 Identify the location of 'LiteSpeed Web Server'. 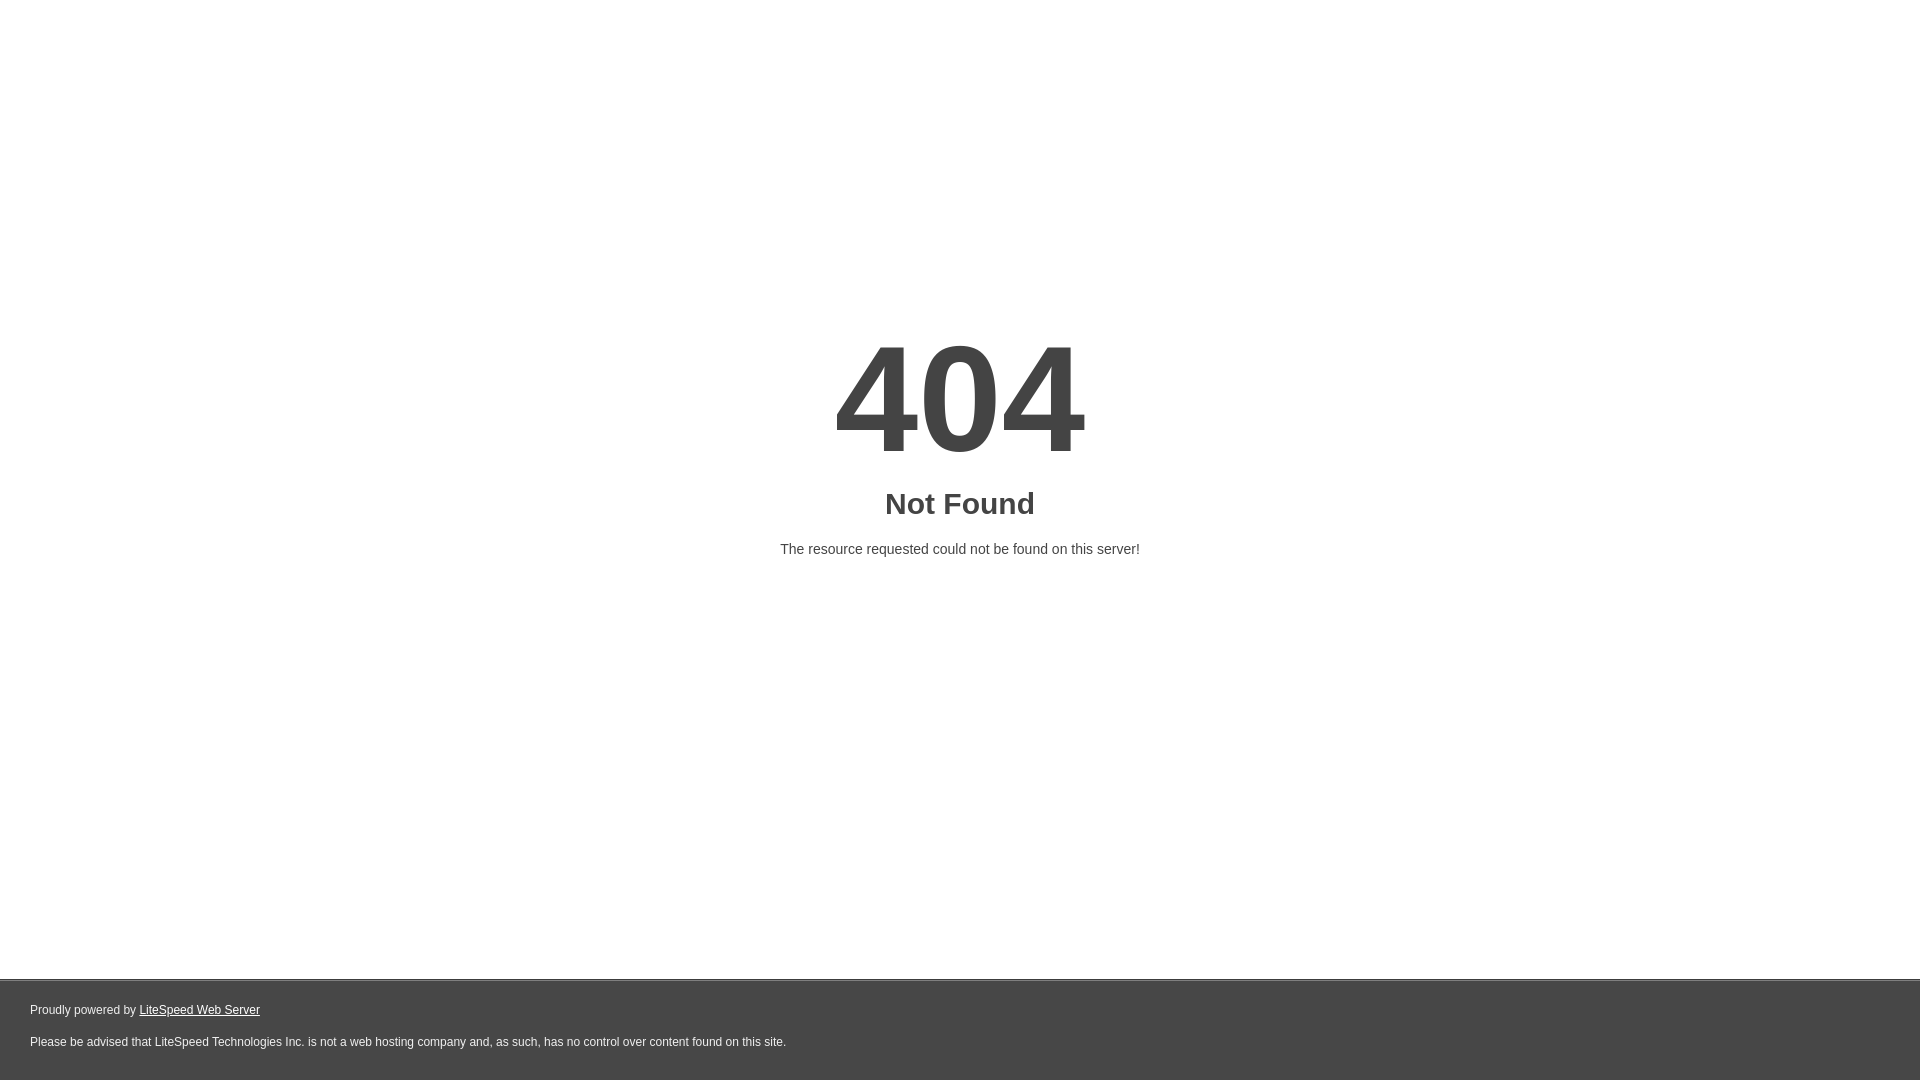
(199, 1010).